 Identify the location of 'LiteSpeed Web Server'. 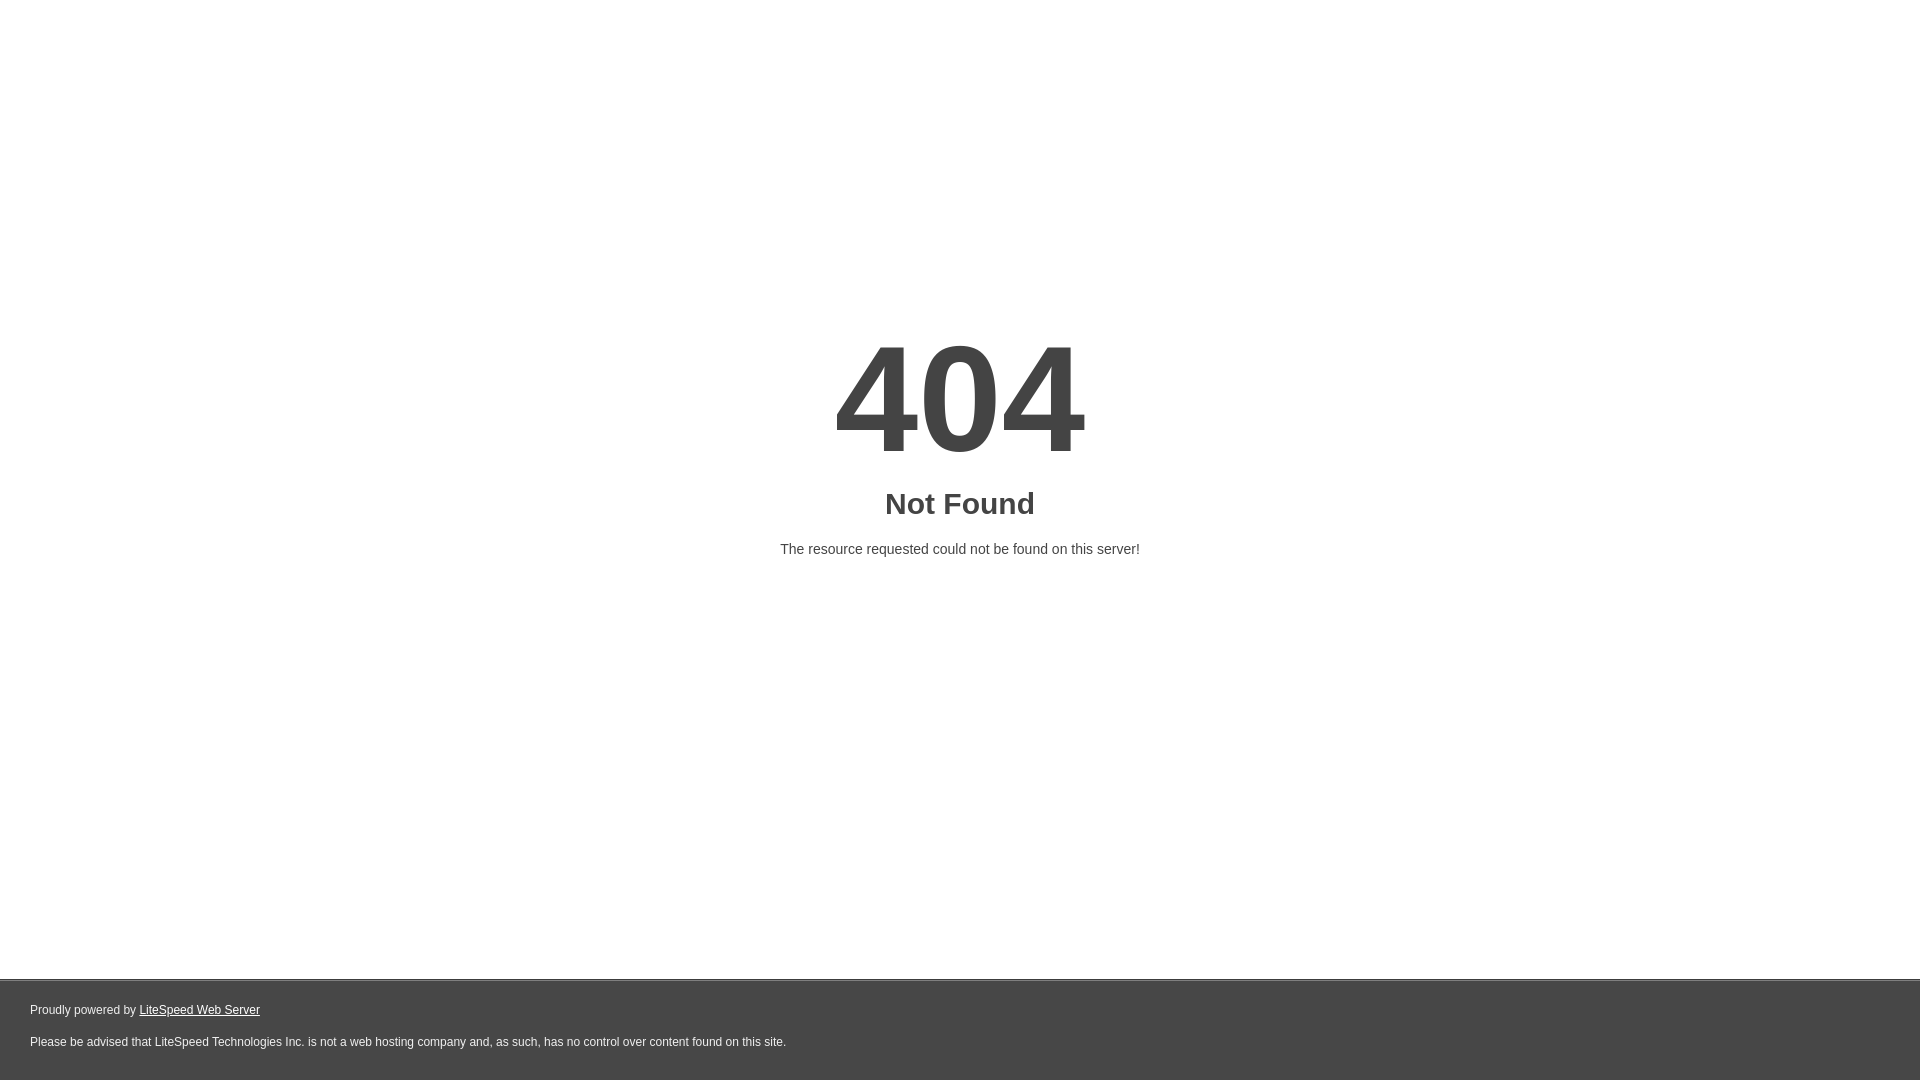
(199, 1010).